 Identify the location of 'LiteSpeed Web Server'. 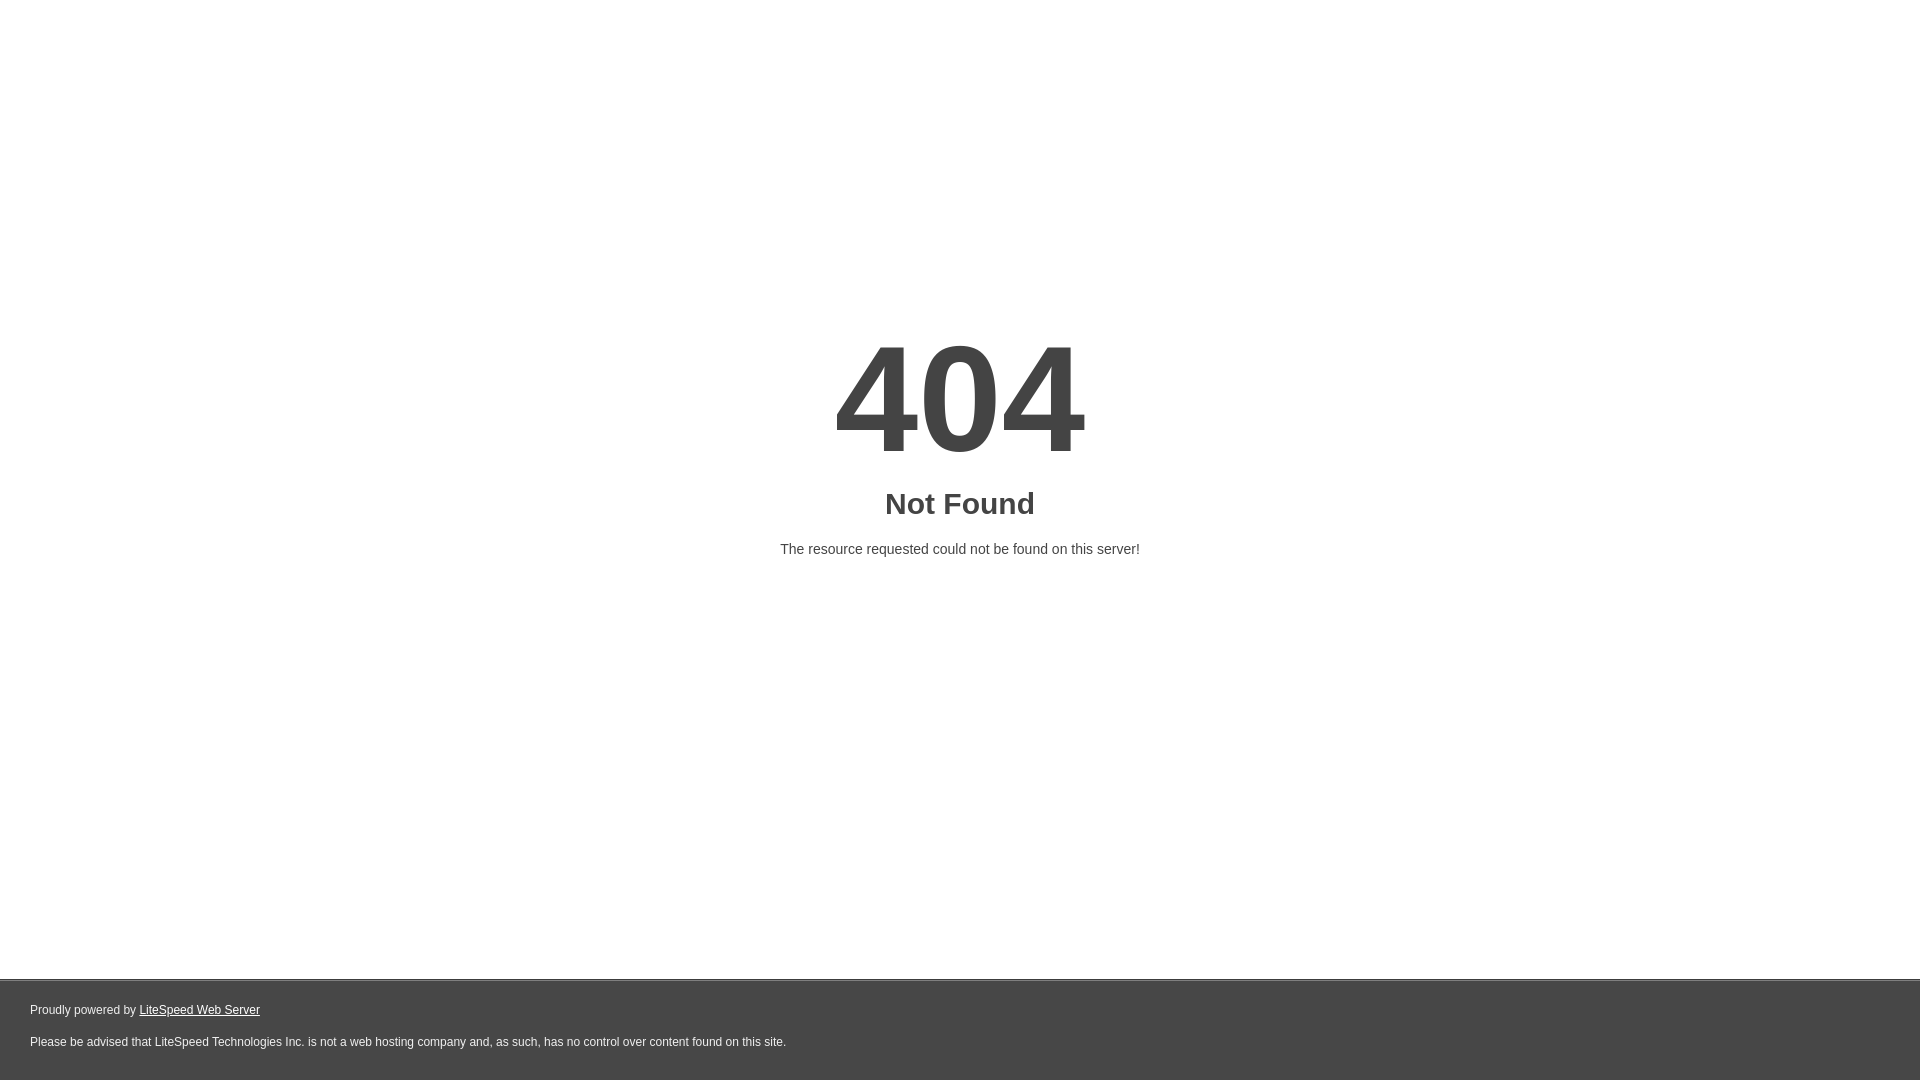
(199, 1010).